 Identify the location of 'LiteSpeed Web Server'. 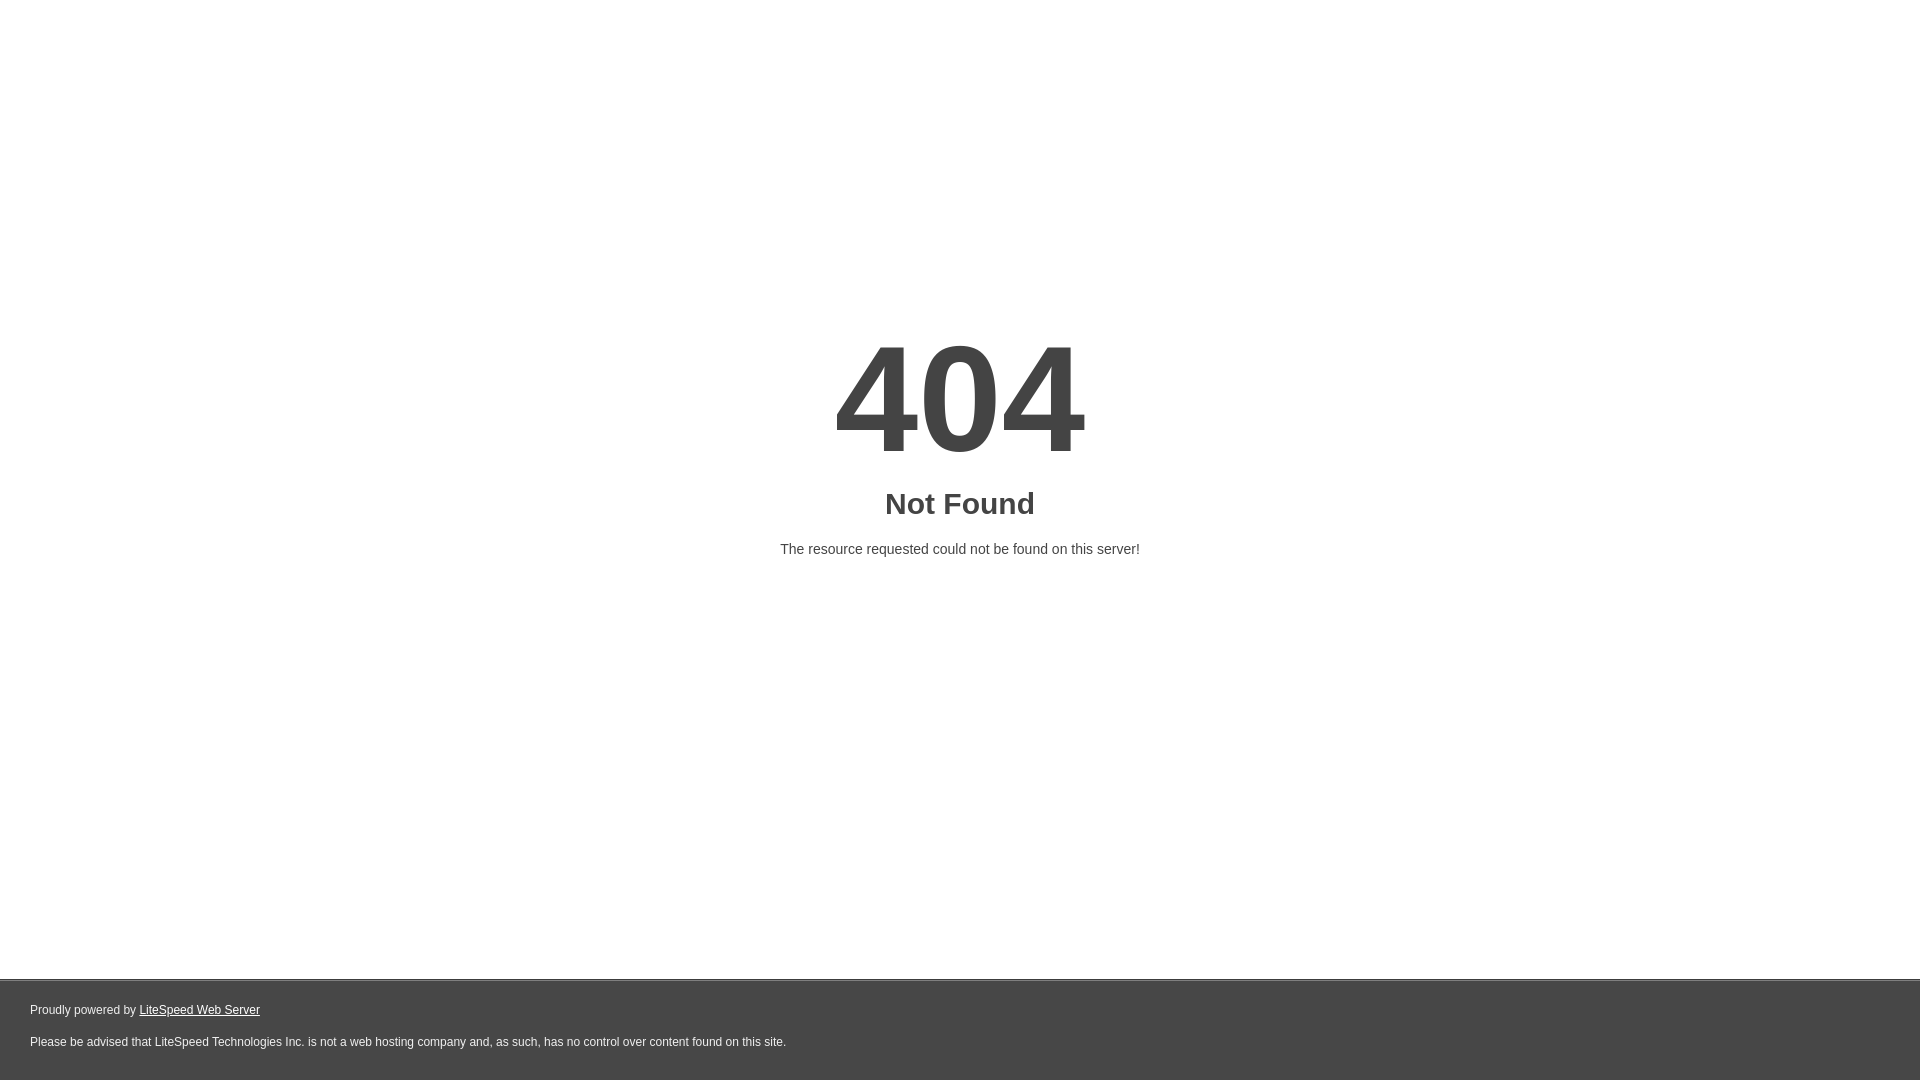
(199, 1010).